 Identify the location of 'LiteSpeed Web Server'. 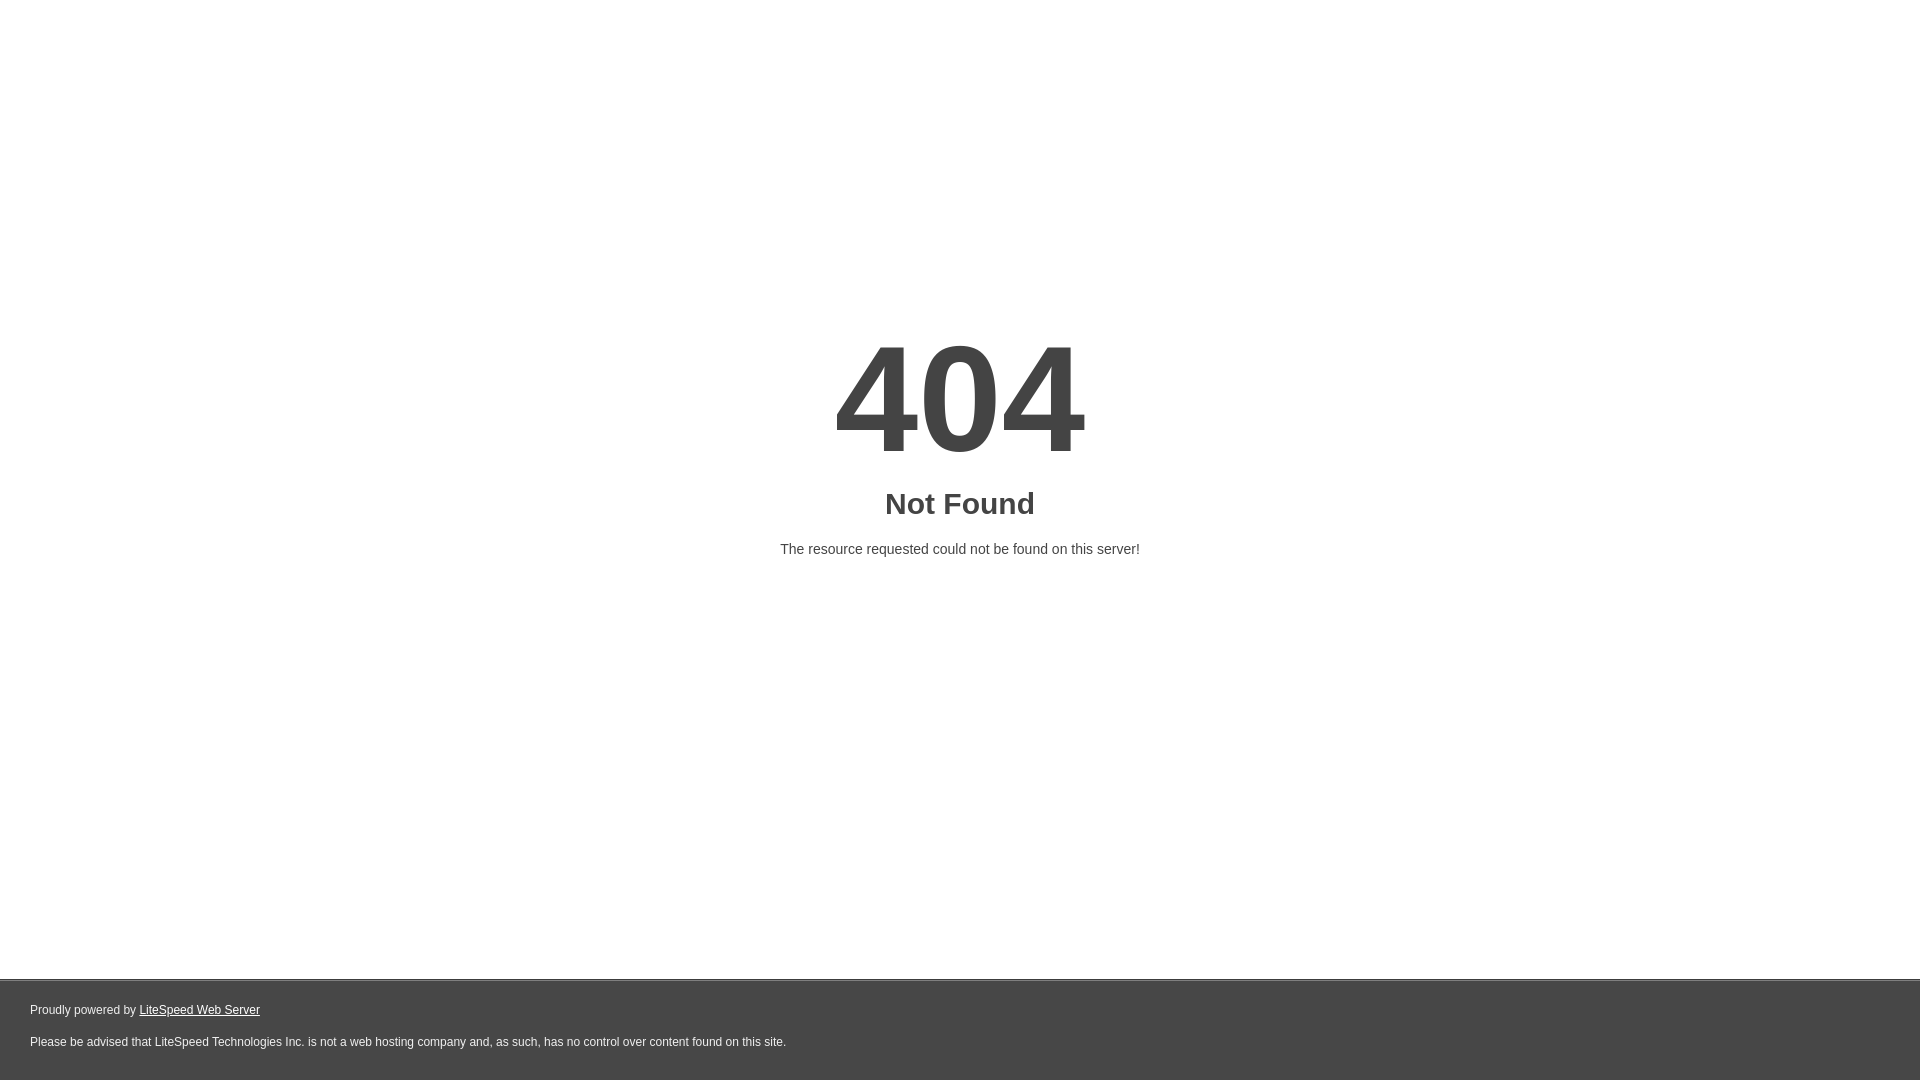
(199, 1010).